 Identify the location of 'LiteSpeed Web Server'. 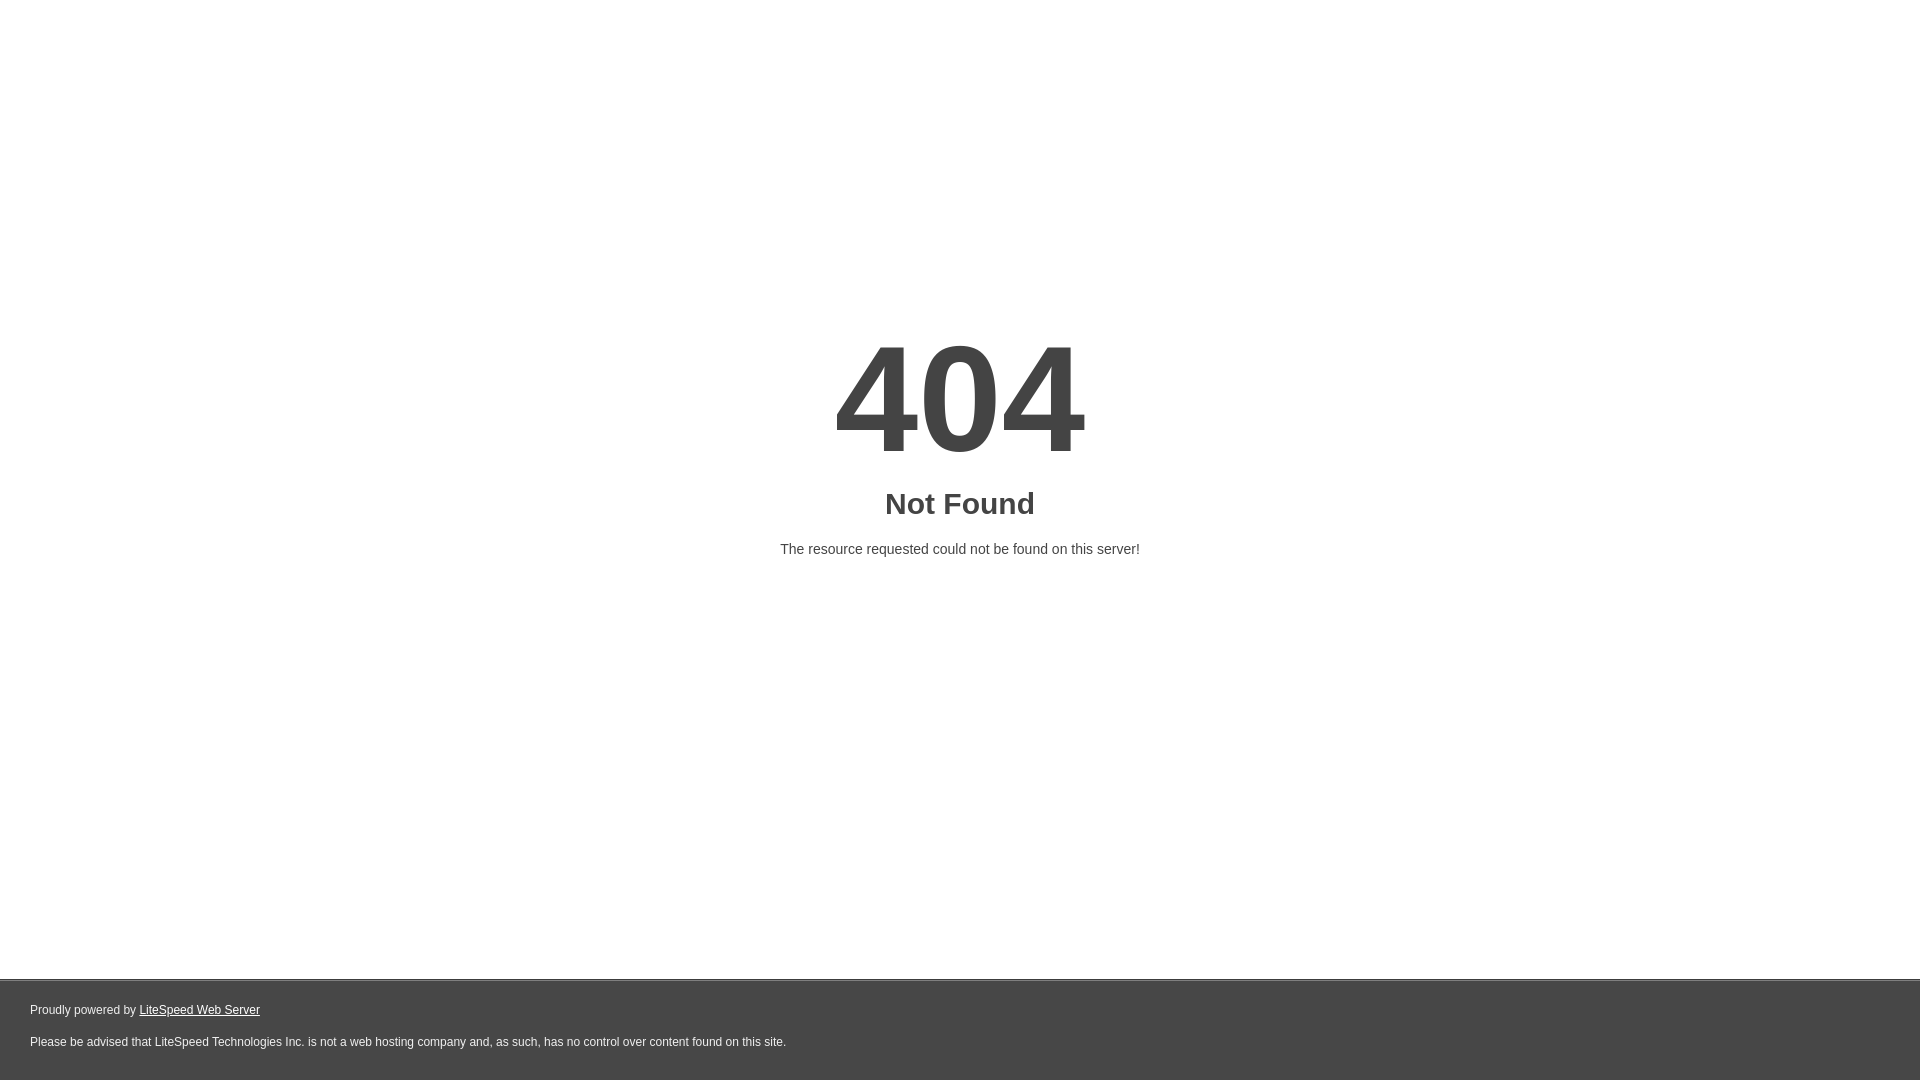
(199, 1010).